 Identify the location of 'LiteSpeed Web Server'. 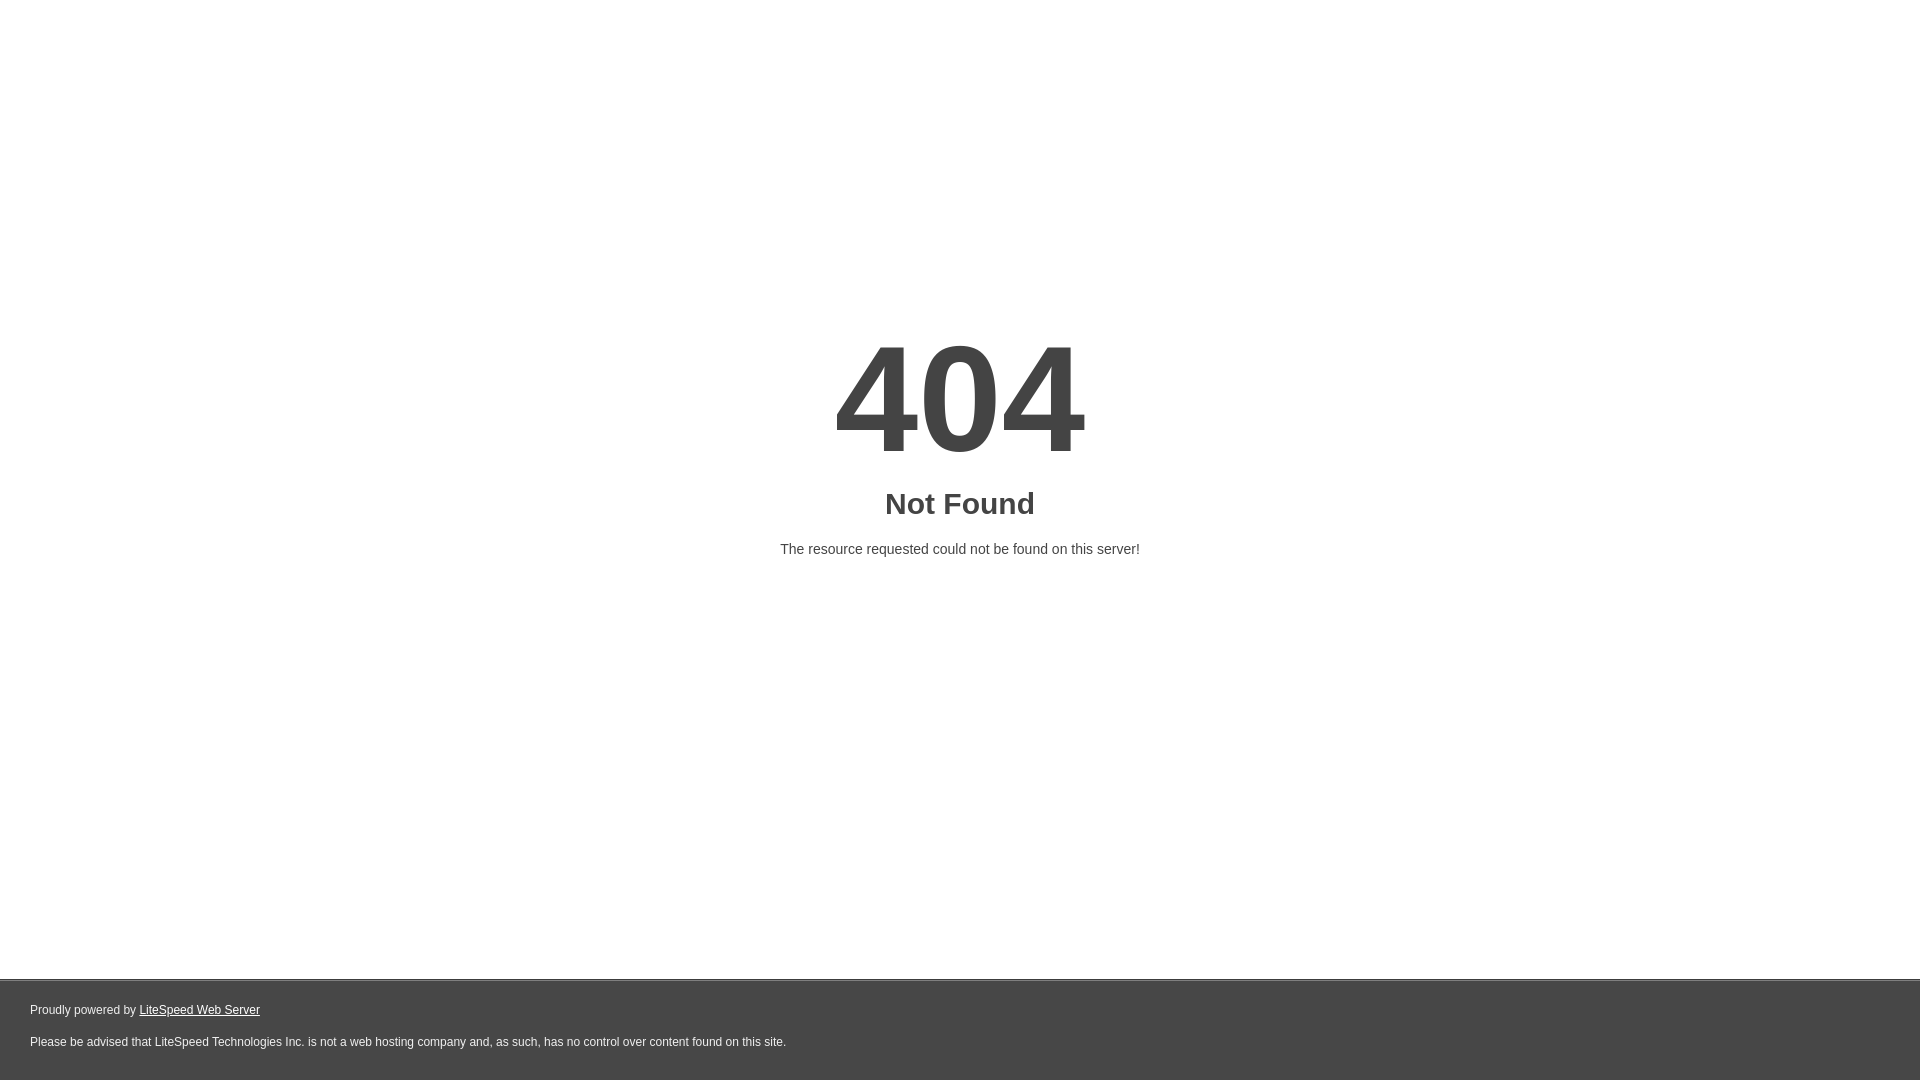
(199, 1010).